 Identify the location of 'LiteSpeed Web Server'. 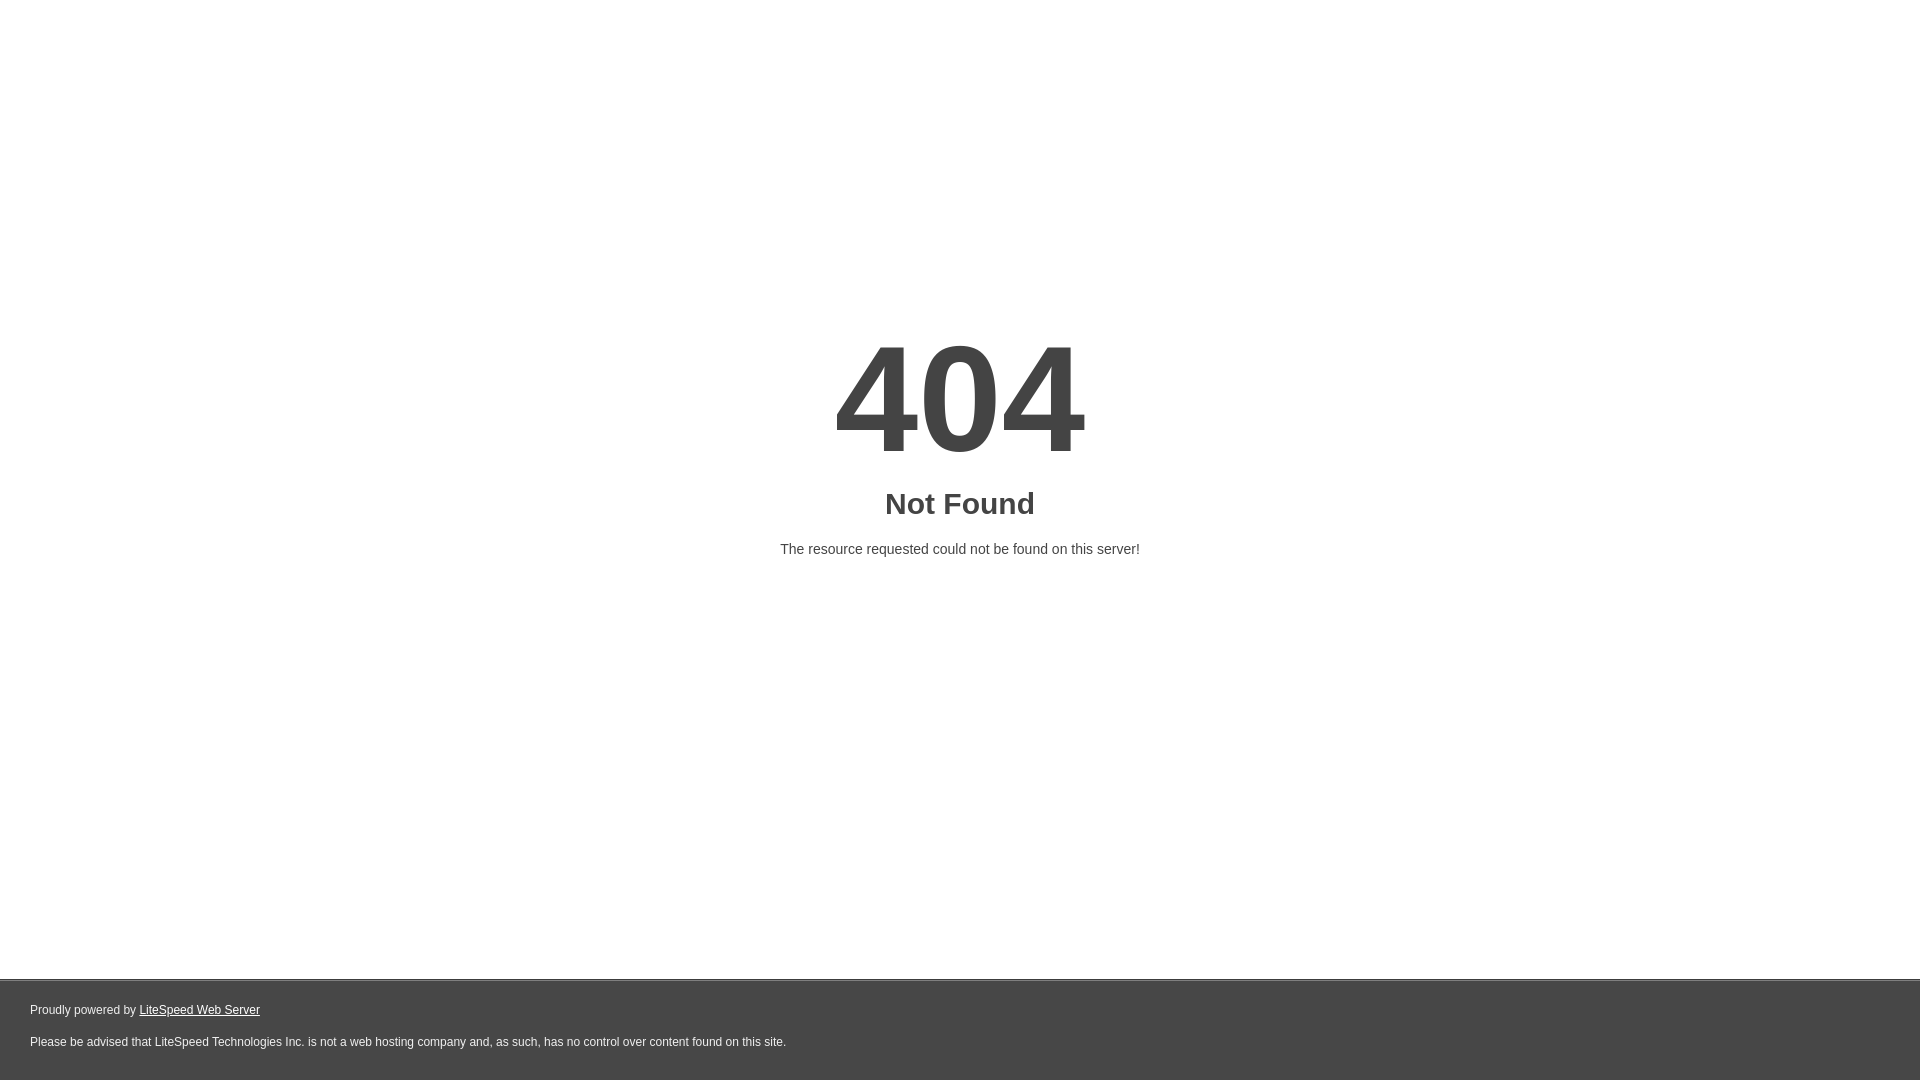
(199, 1010).